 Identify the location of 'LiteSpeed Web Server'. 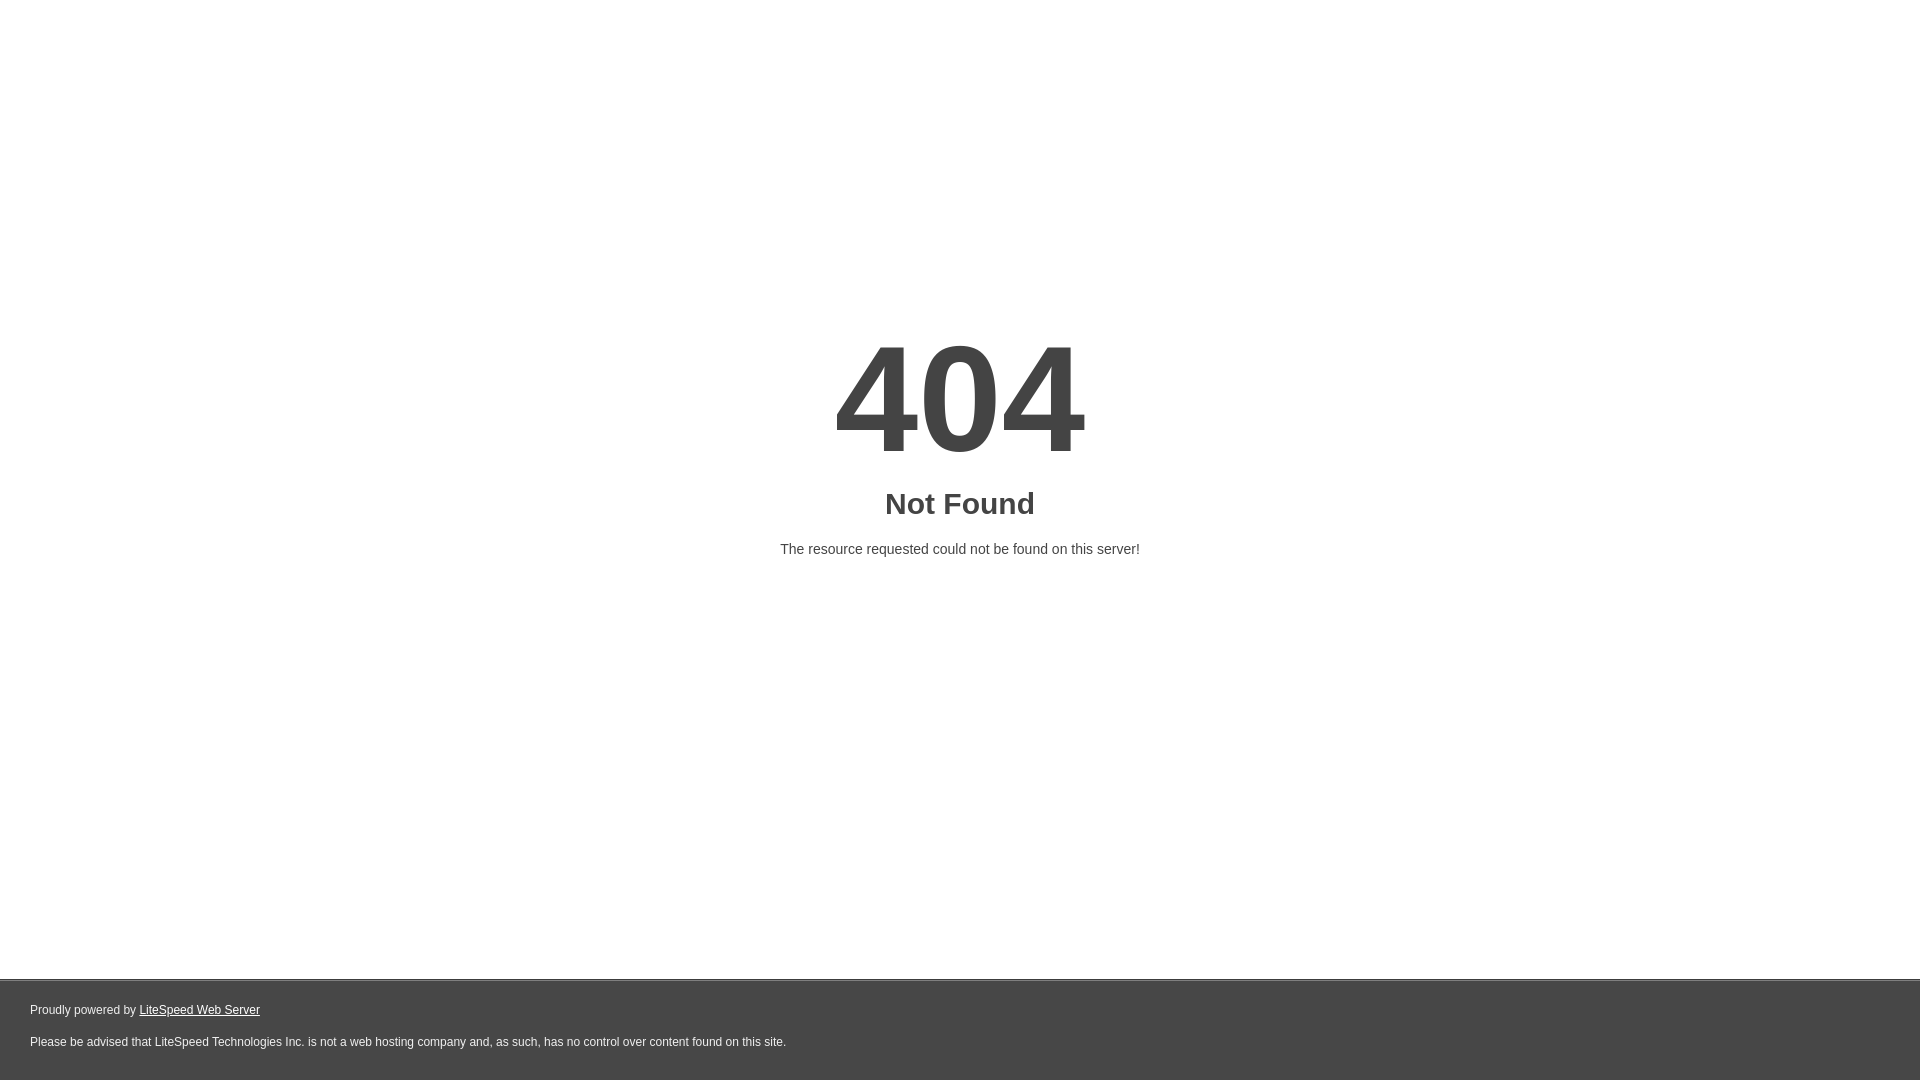
(199, 1010).